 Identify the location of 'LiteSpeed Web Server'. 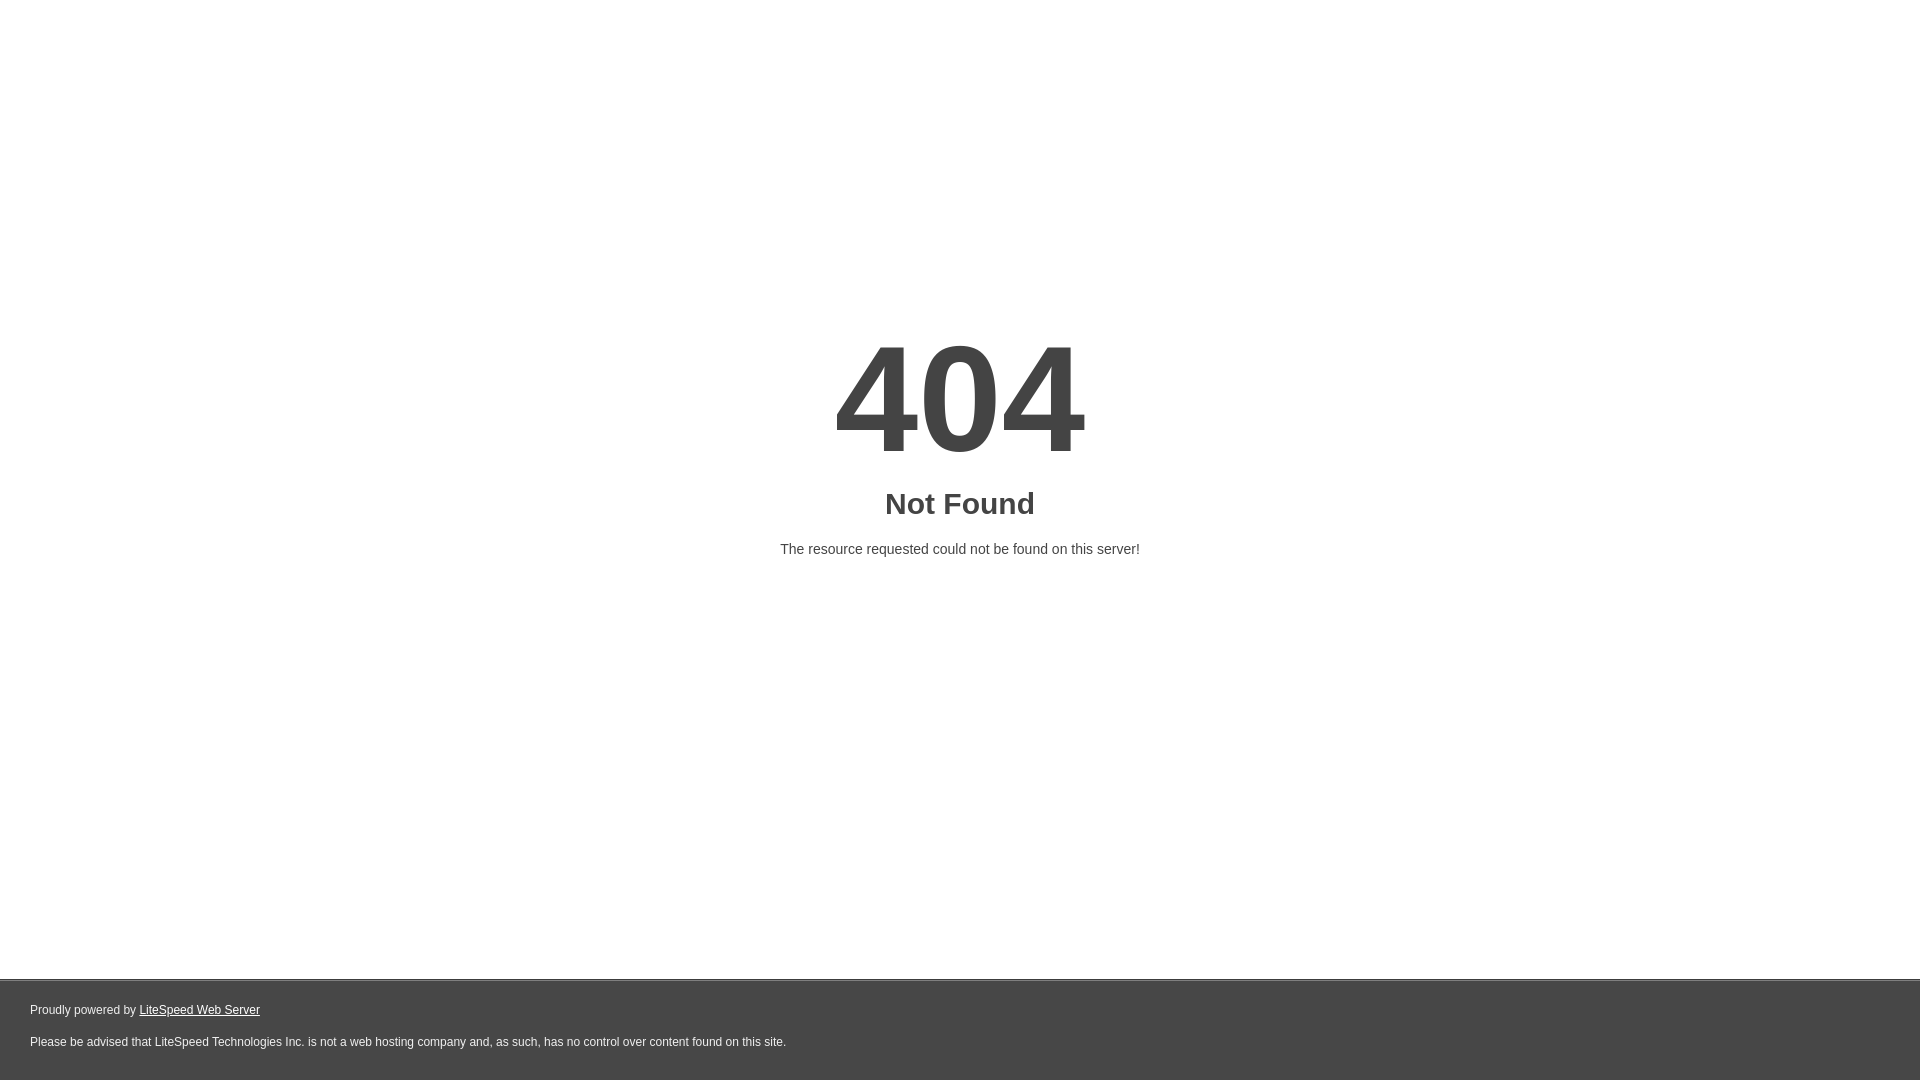
(199, 1010).